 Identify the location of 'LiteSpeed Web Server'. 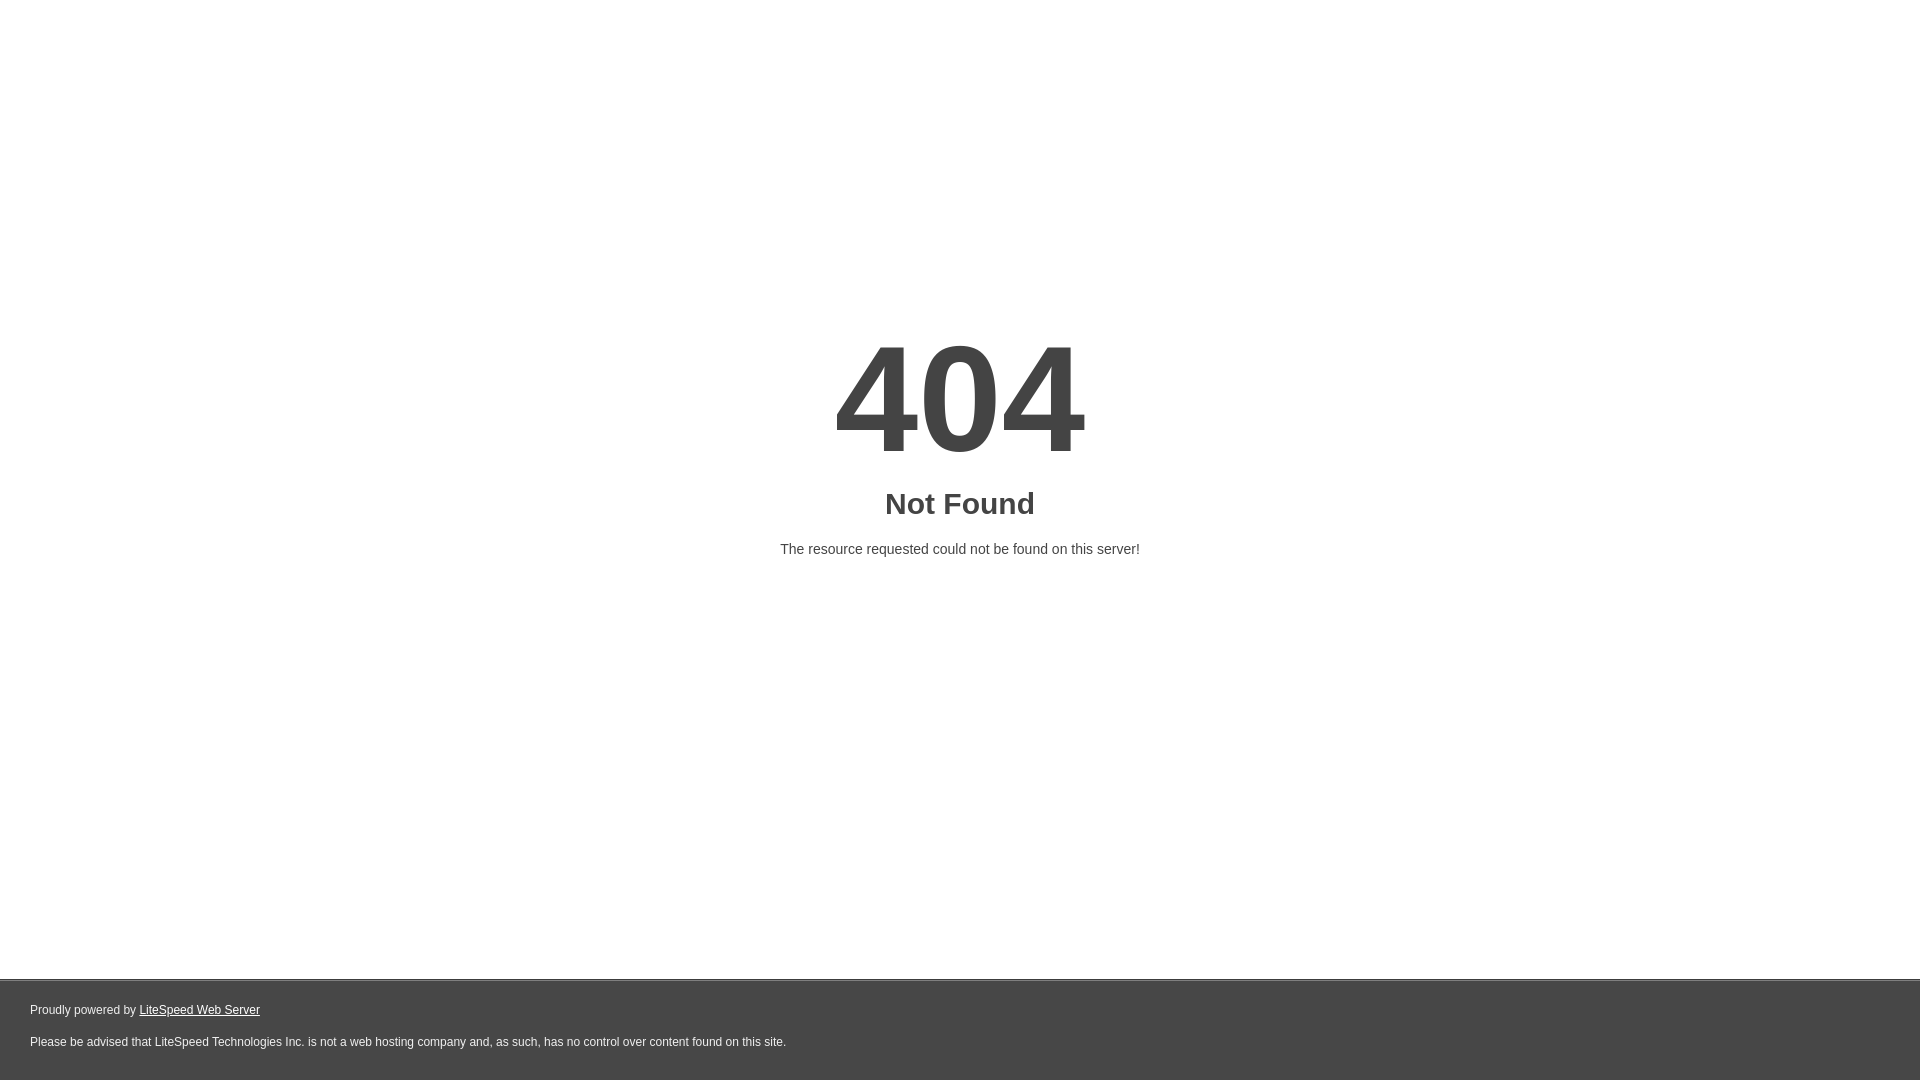
(199, 1010).